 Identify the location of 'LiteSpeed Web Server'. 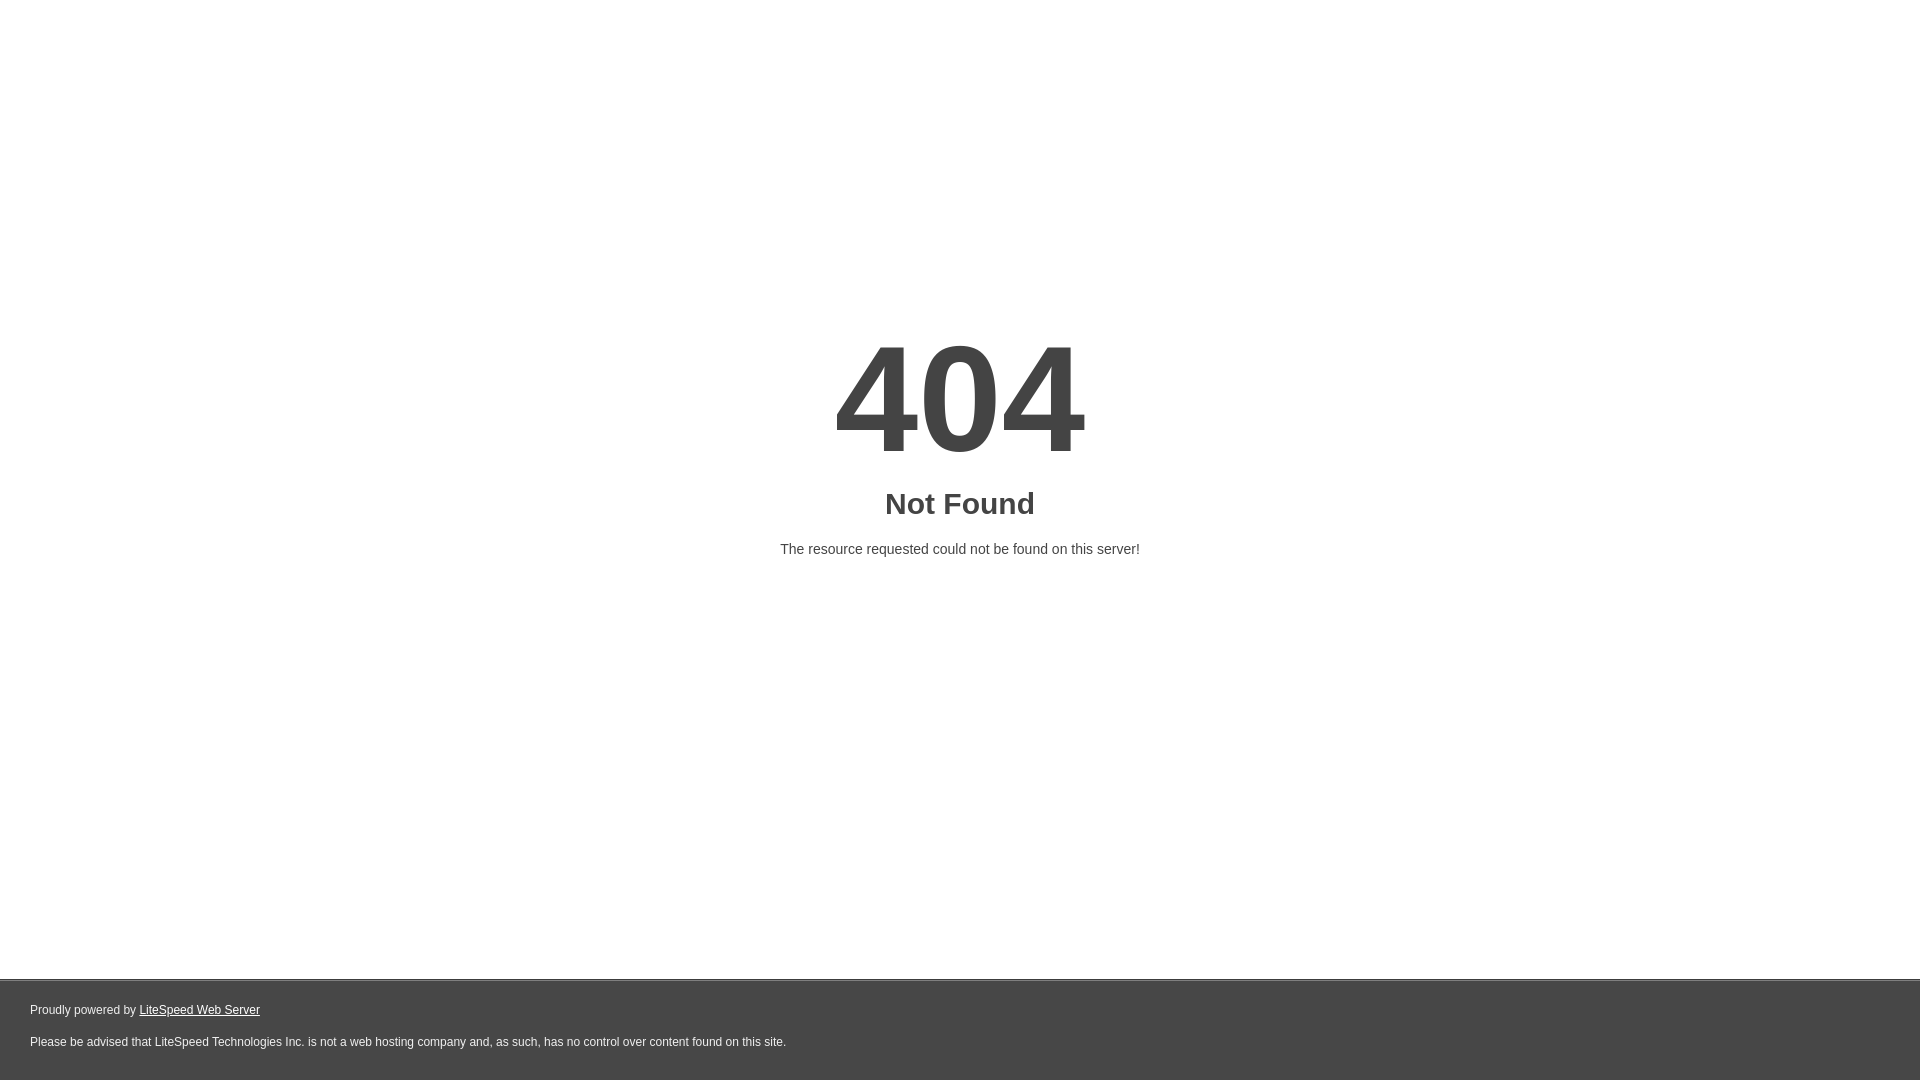
(199, 1010).